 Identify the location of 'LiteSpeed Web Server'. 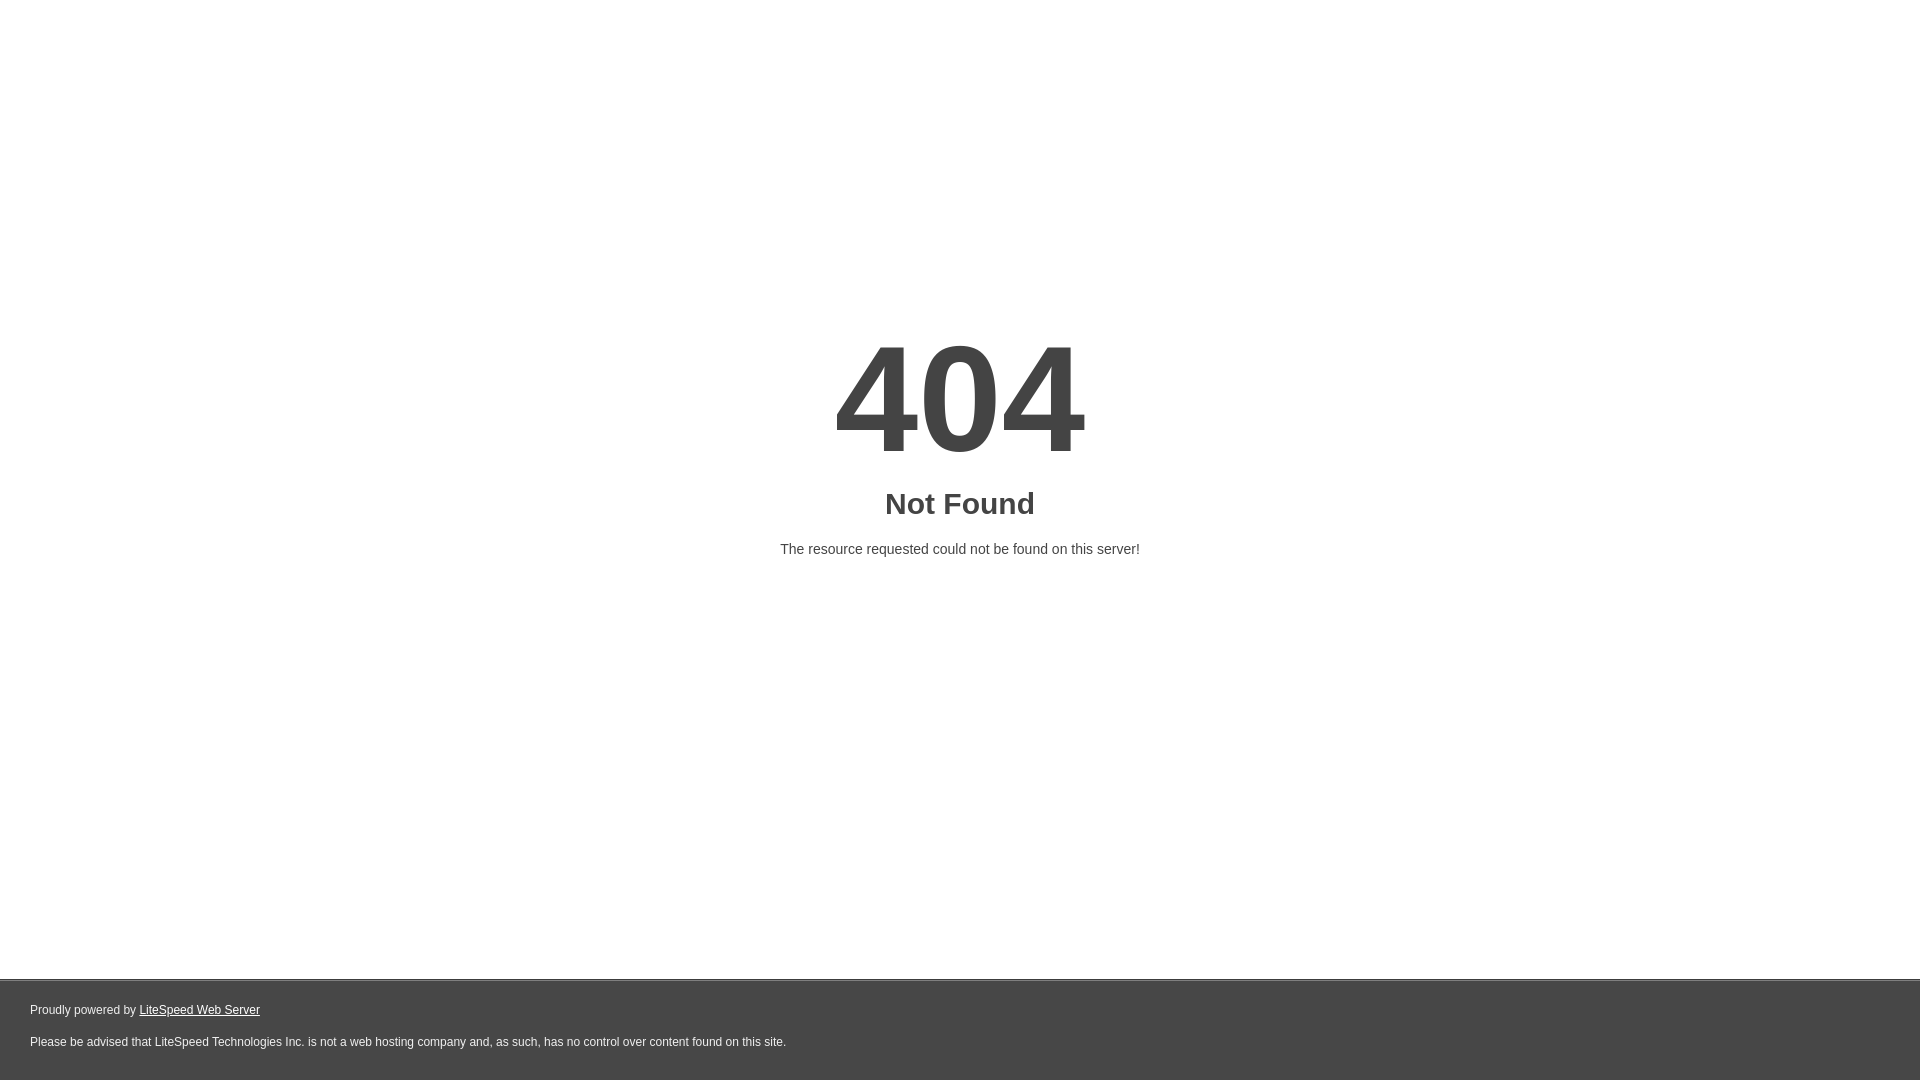
(199, 1010).